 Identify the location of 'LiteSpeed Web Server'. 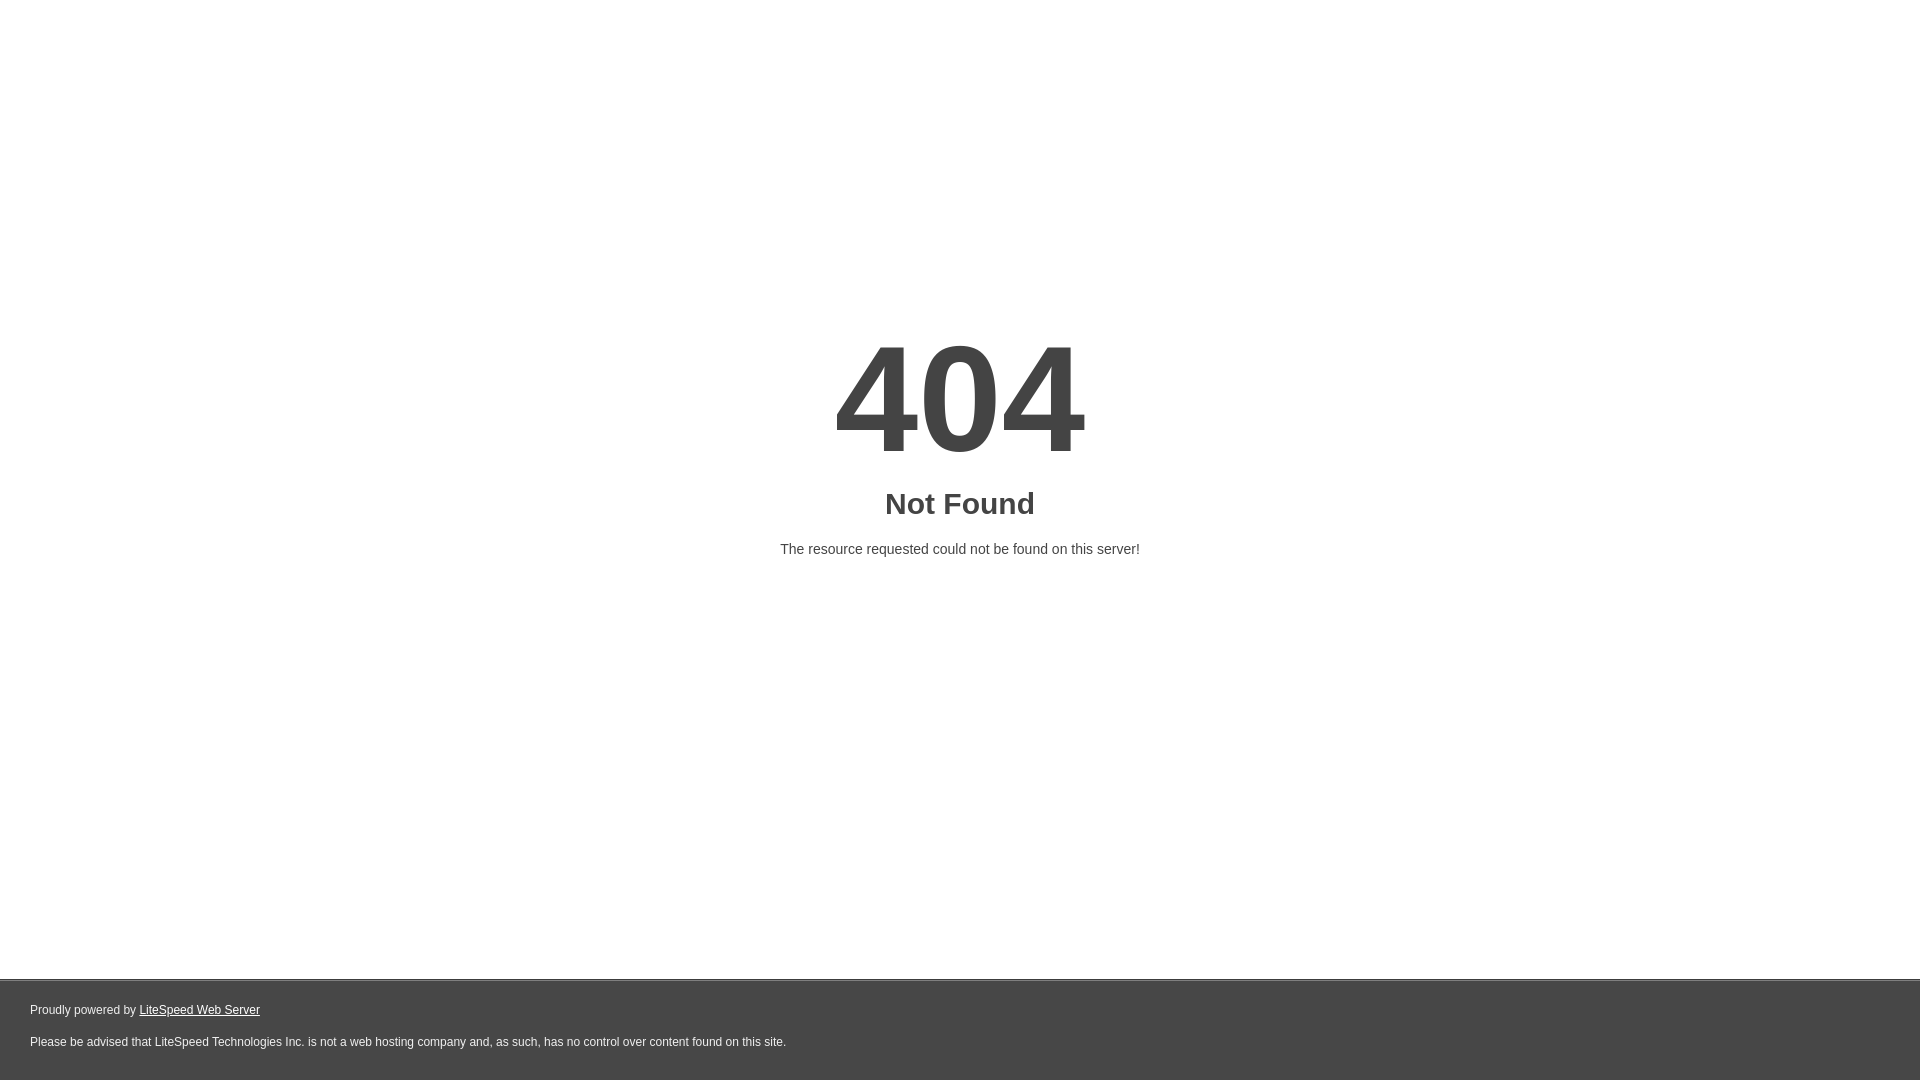
(199, 1010).